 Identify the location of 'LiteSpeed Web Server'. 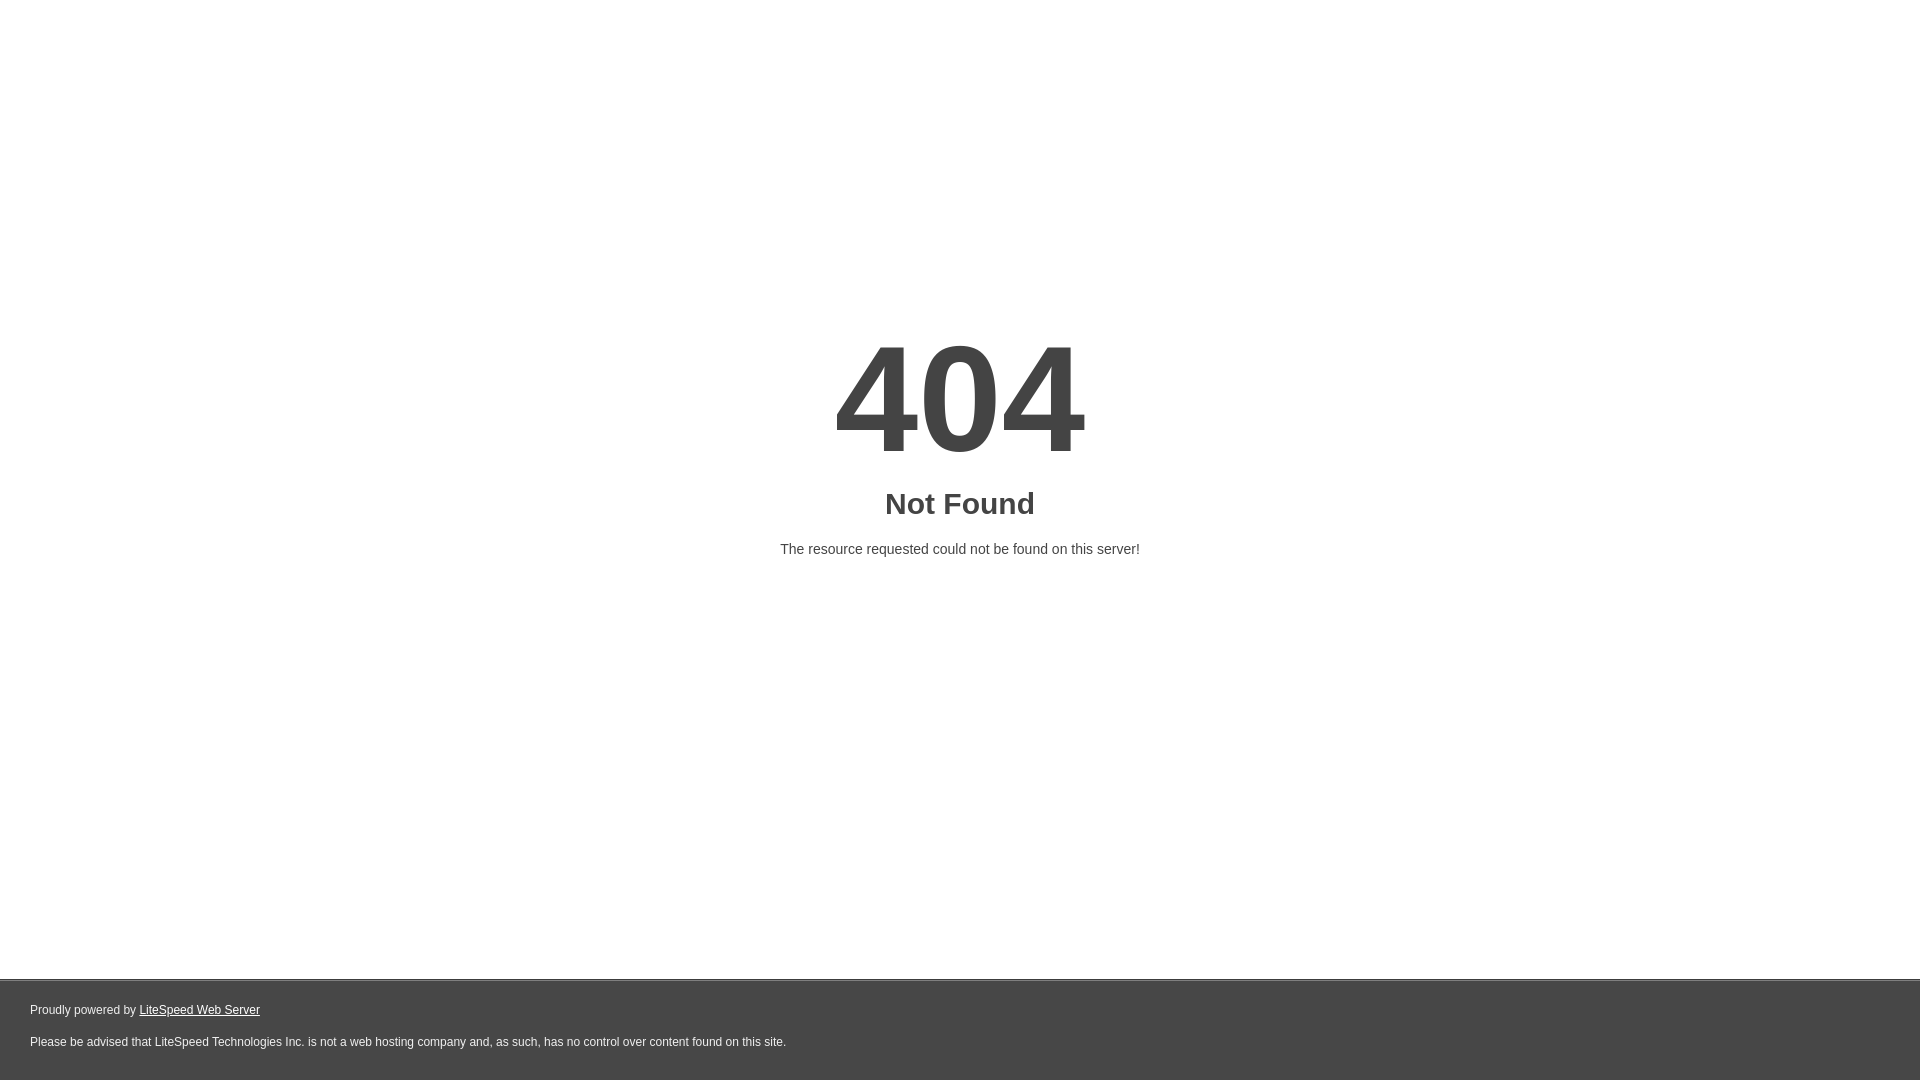
(199, 1010).